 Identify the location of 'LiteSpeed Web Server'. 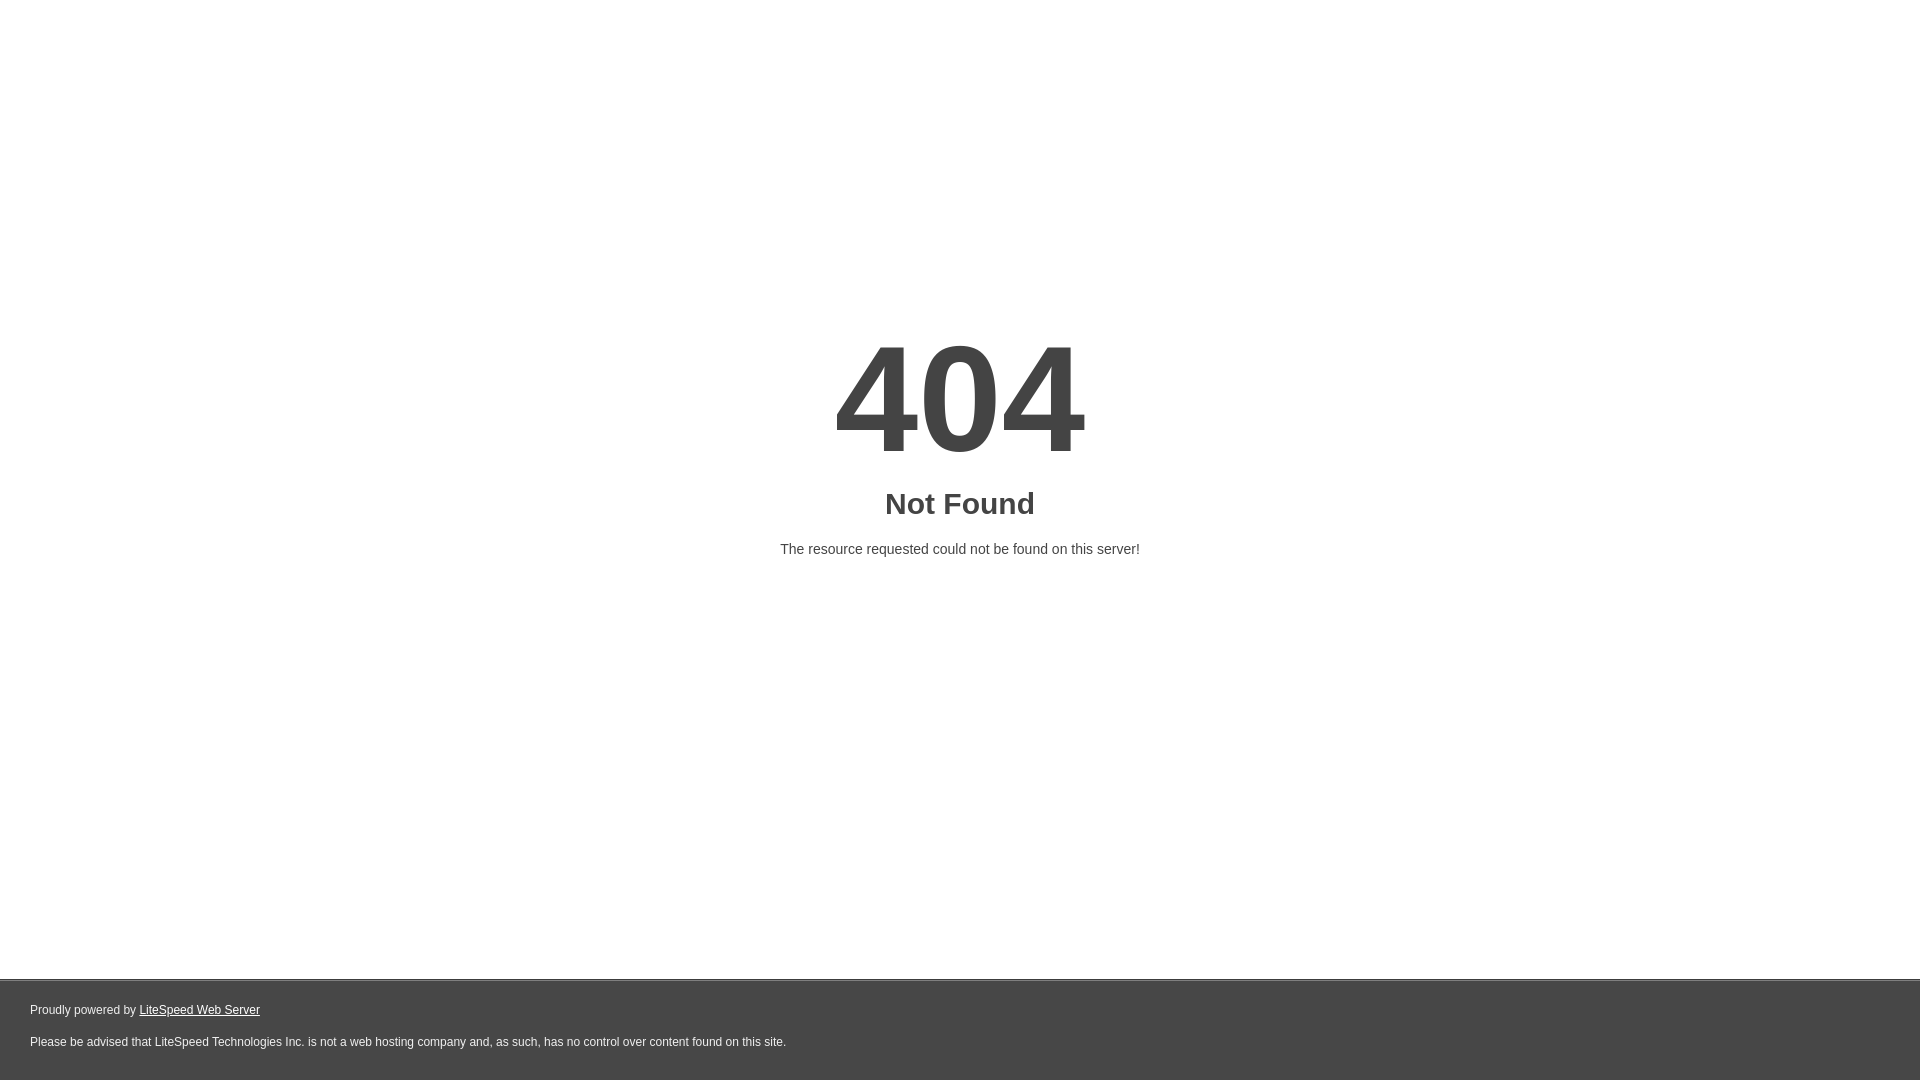
(199, 1010).